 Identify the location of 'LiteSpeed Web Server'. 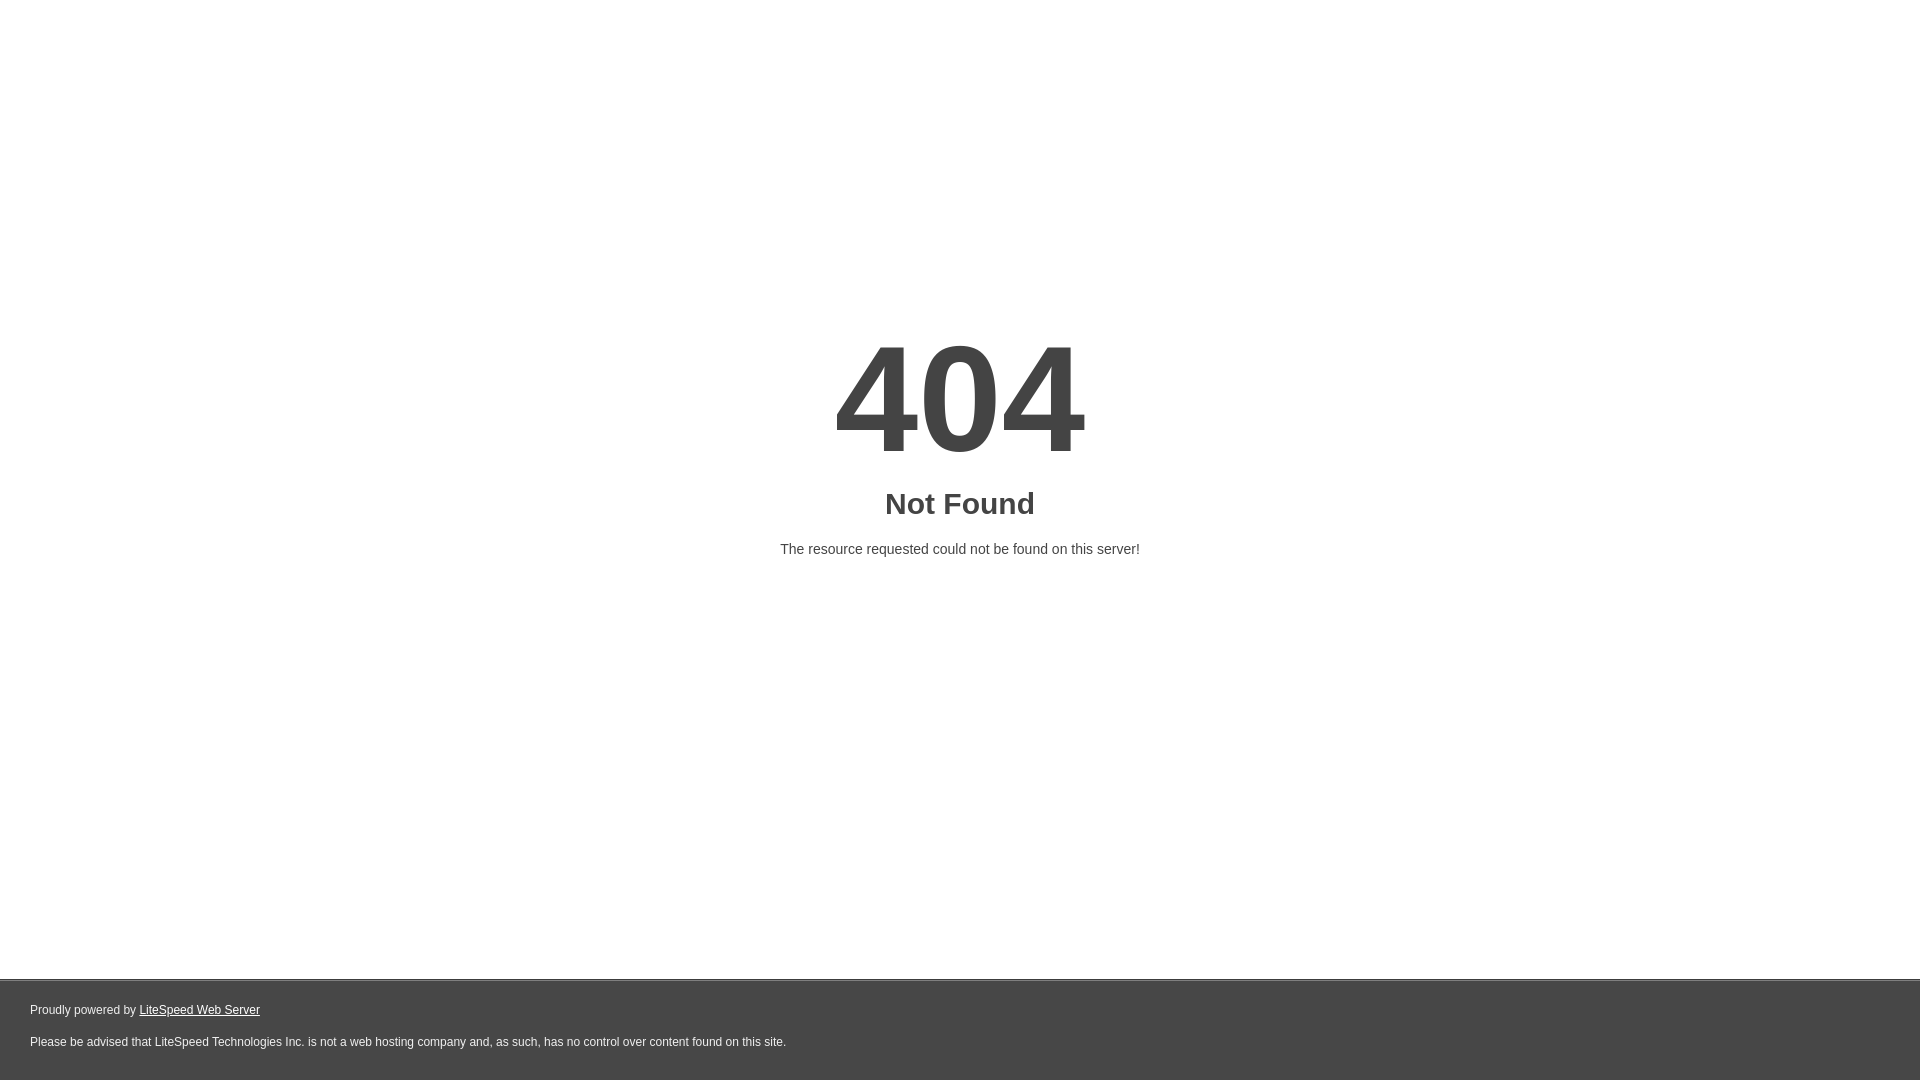
(199, 1010).